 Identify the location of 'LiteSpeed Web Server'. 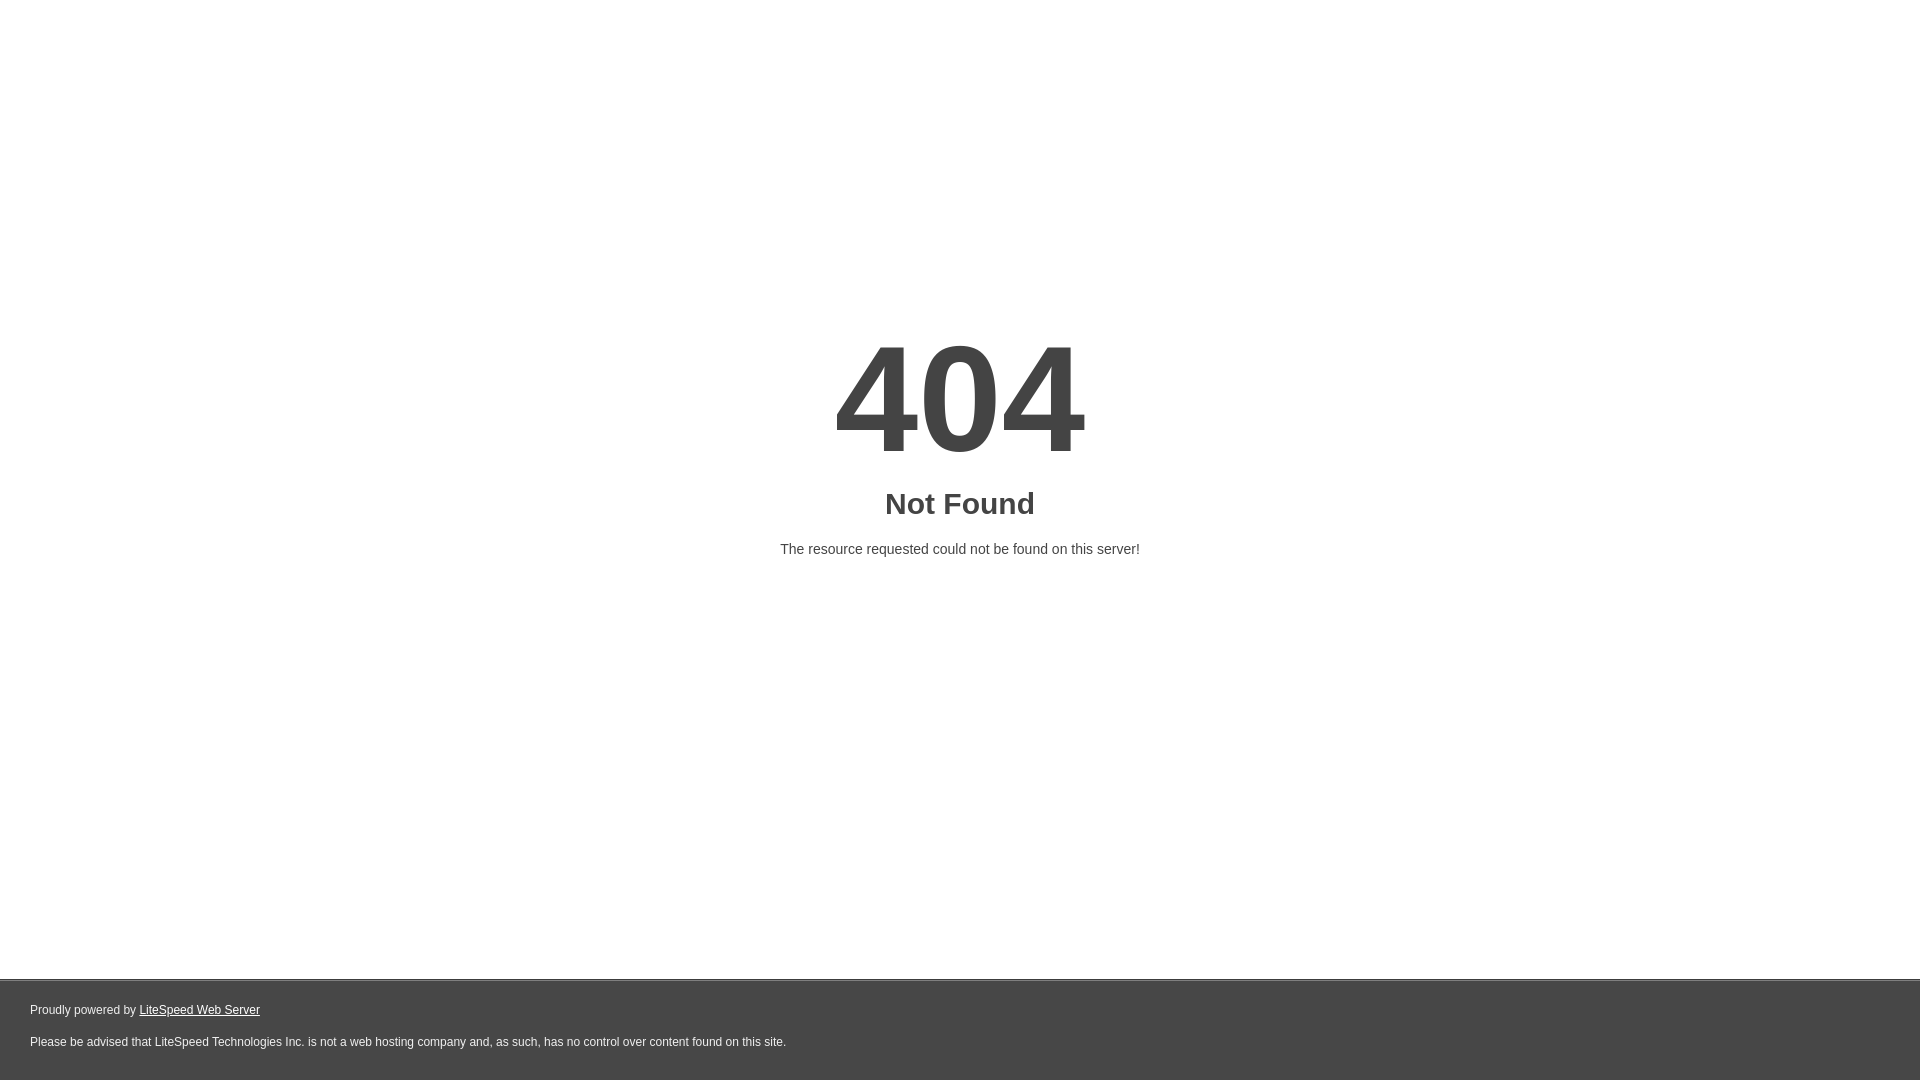
(199, 1010).